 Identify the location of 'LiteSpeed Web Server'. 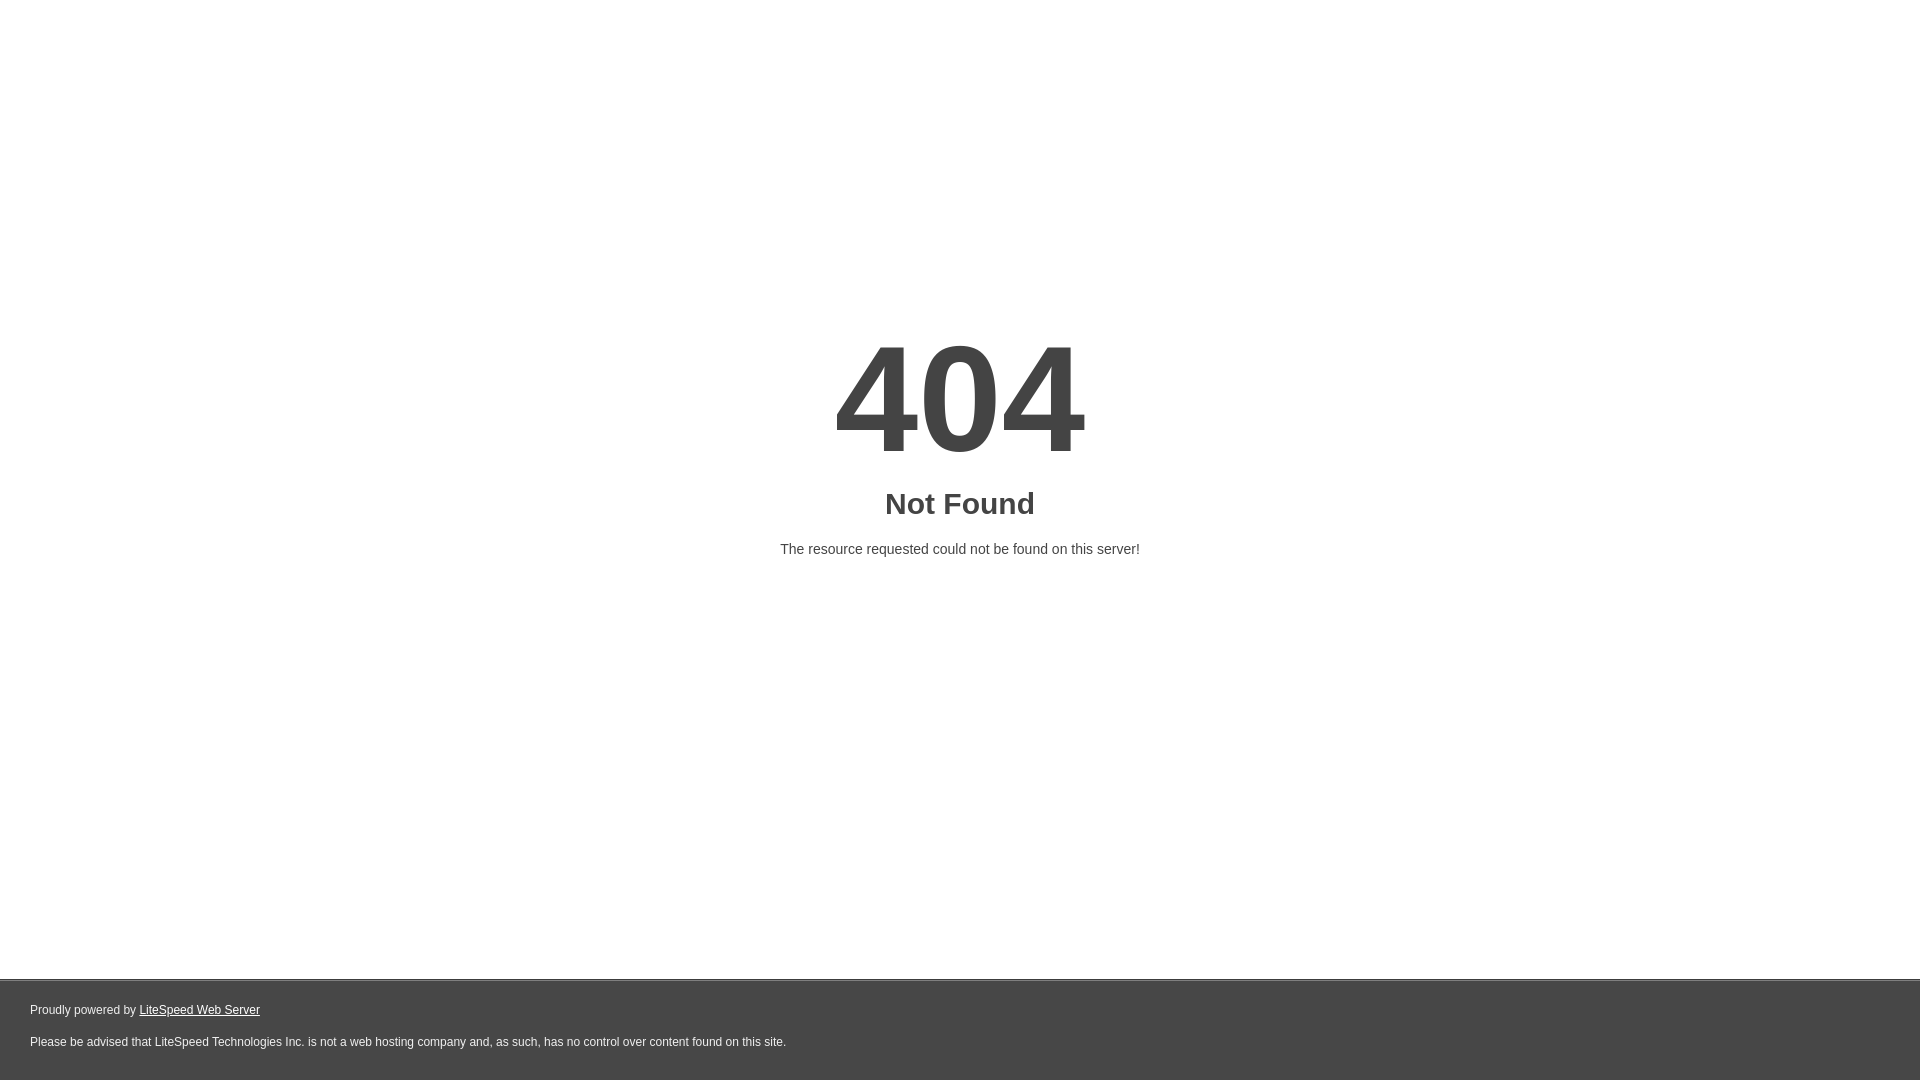
(199, 1010).